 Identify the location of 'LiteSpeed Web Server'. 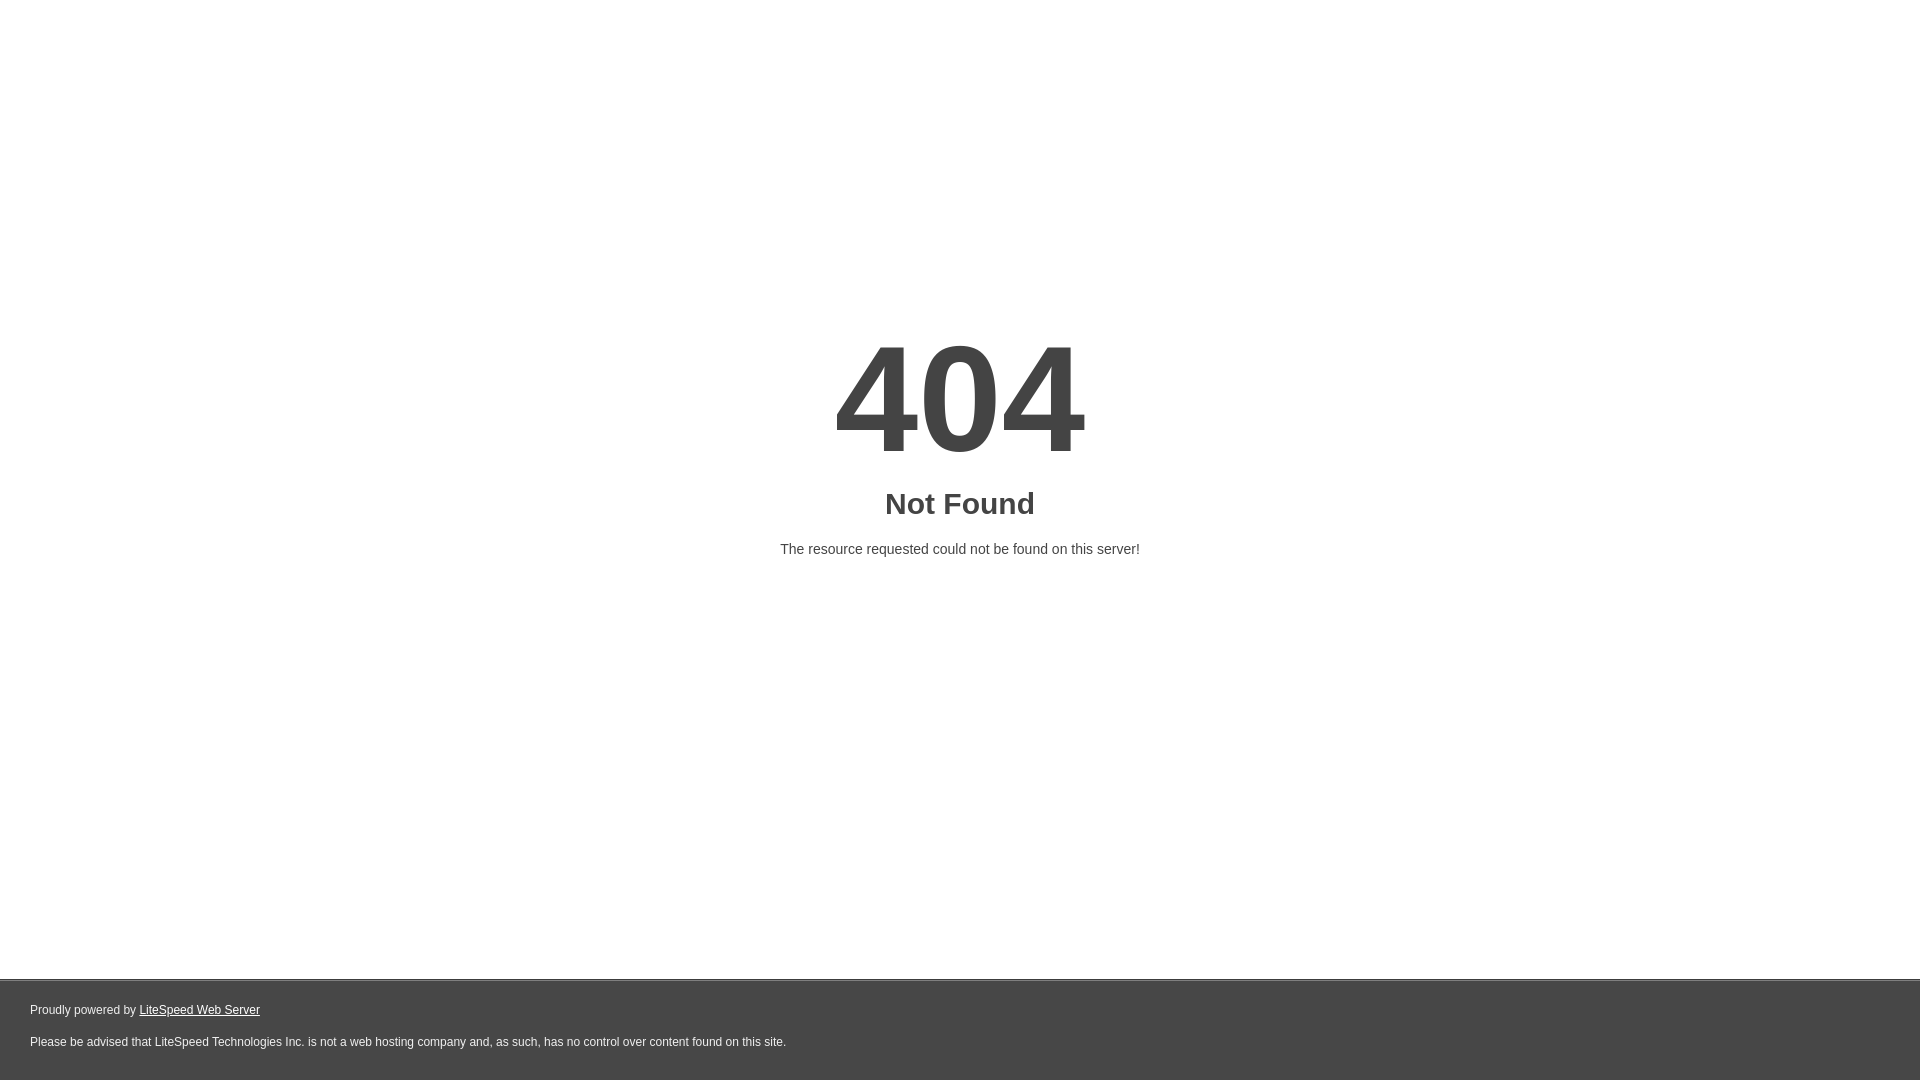
(199, 1010).